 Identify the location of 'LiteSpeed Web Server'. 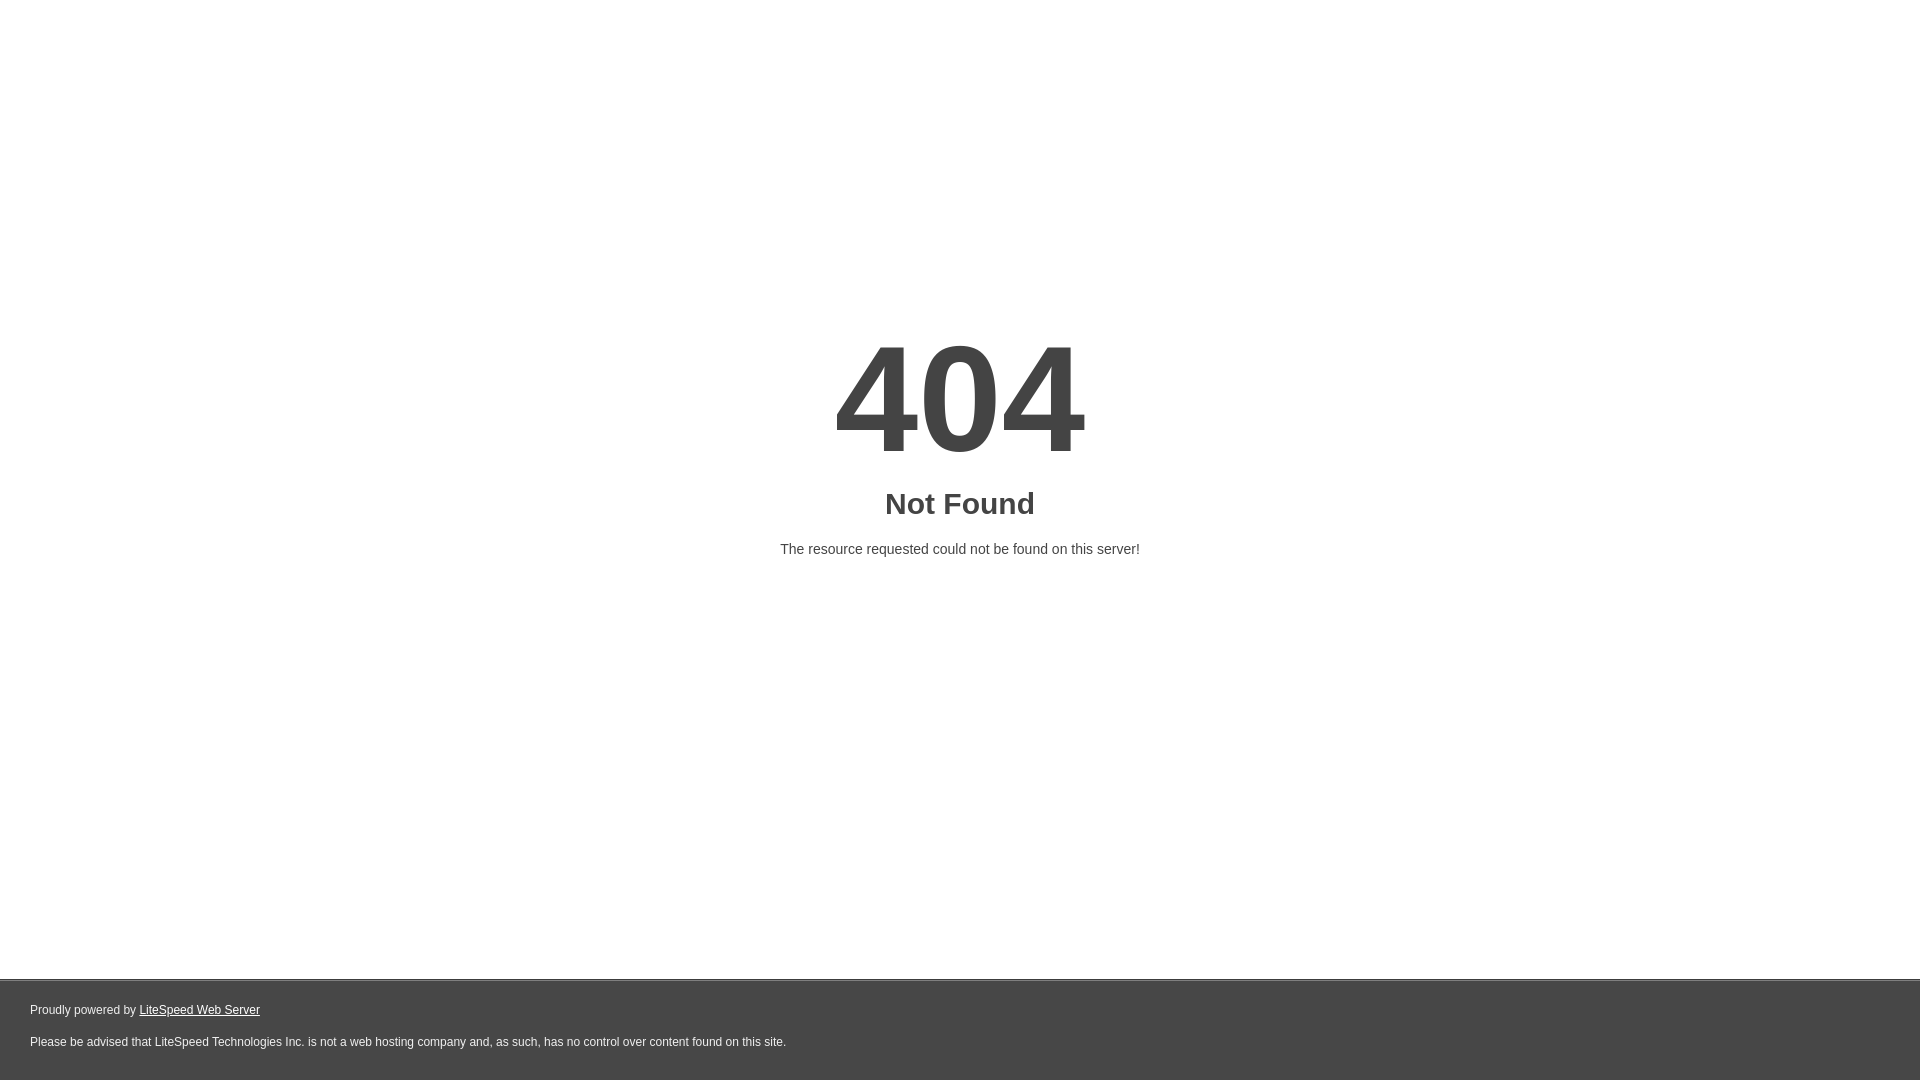
(199, 1010).